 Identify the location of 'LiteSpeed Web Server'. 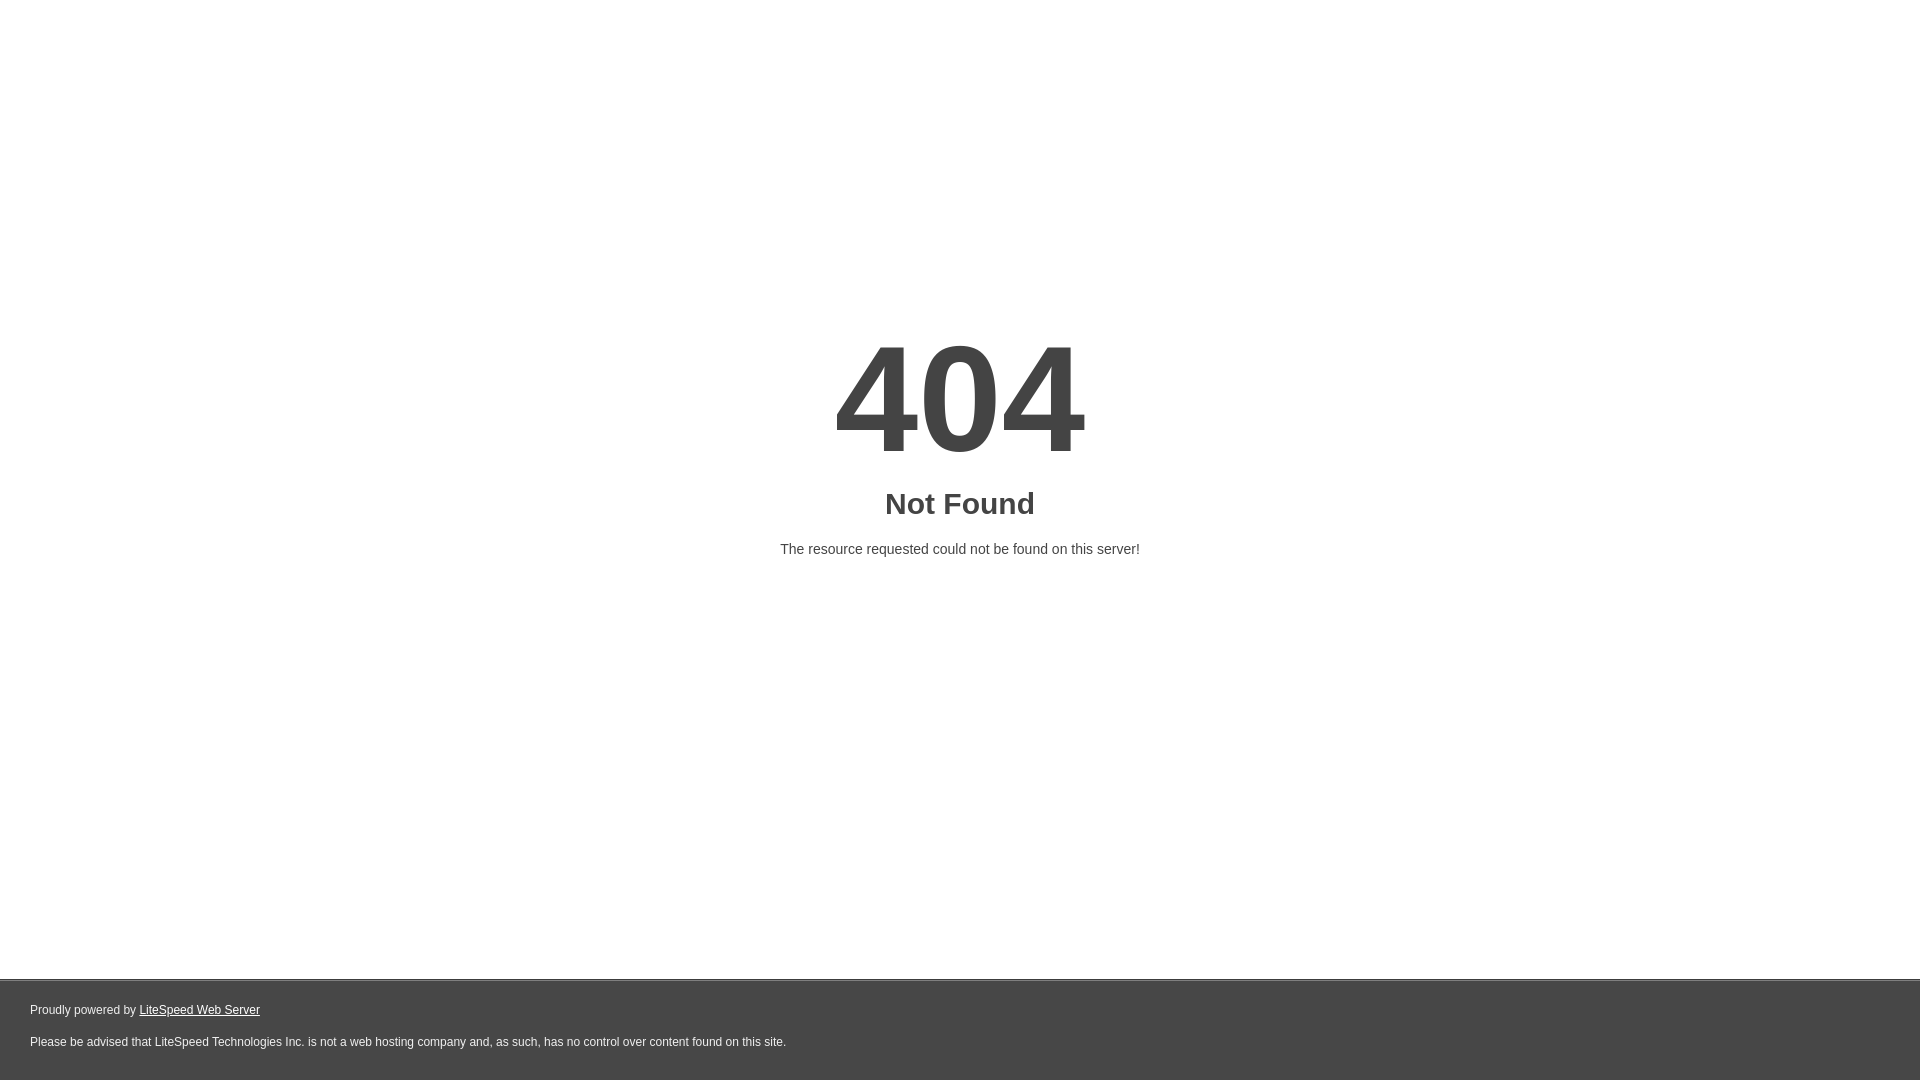
(199, 1010).